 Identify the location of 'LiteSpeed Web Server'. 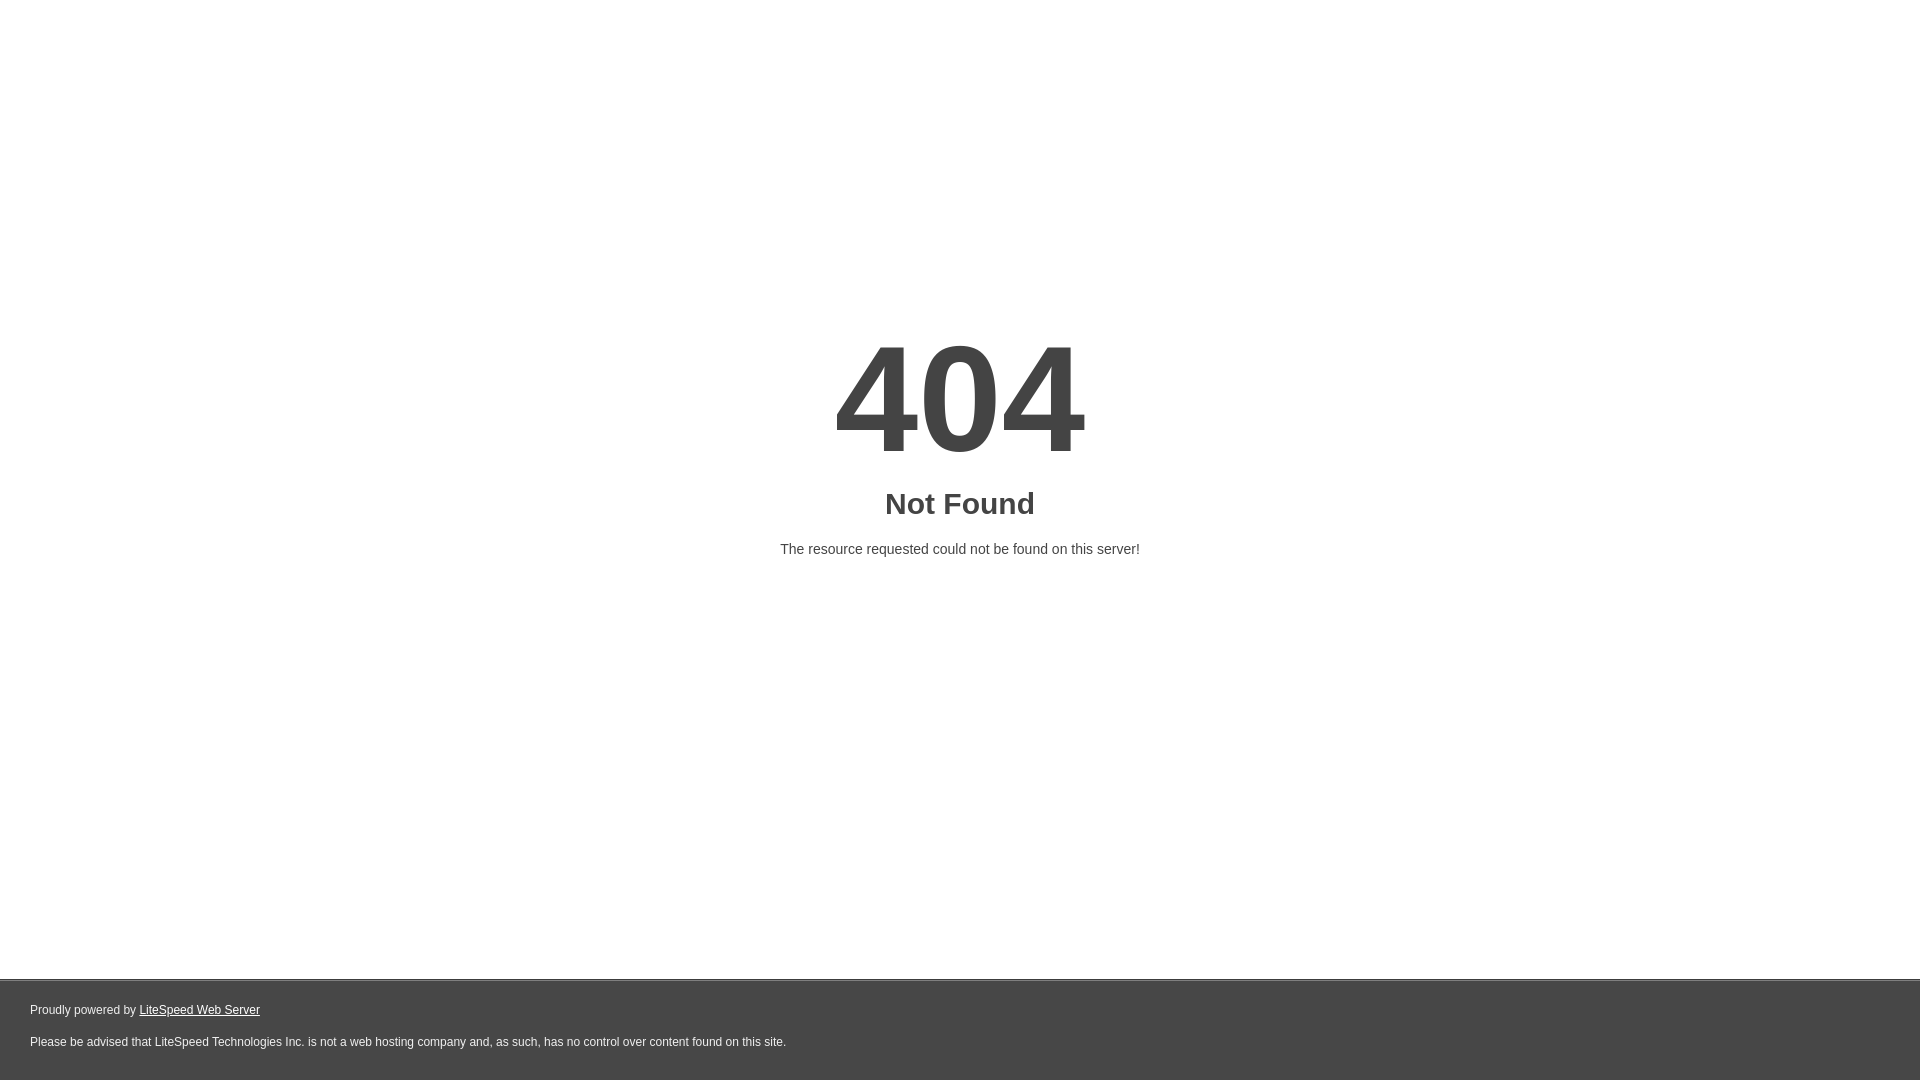
(199, 1010).